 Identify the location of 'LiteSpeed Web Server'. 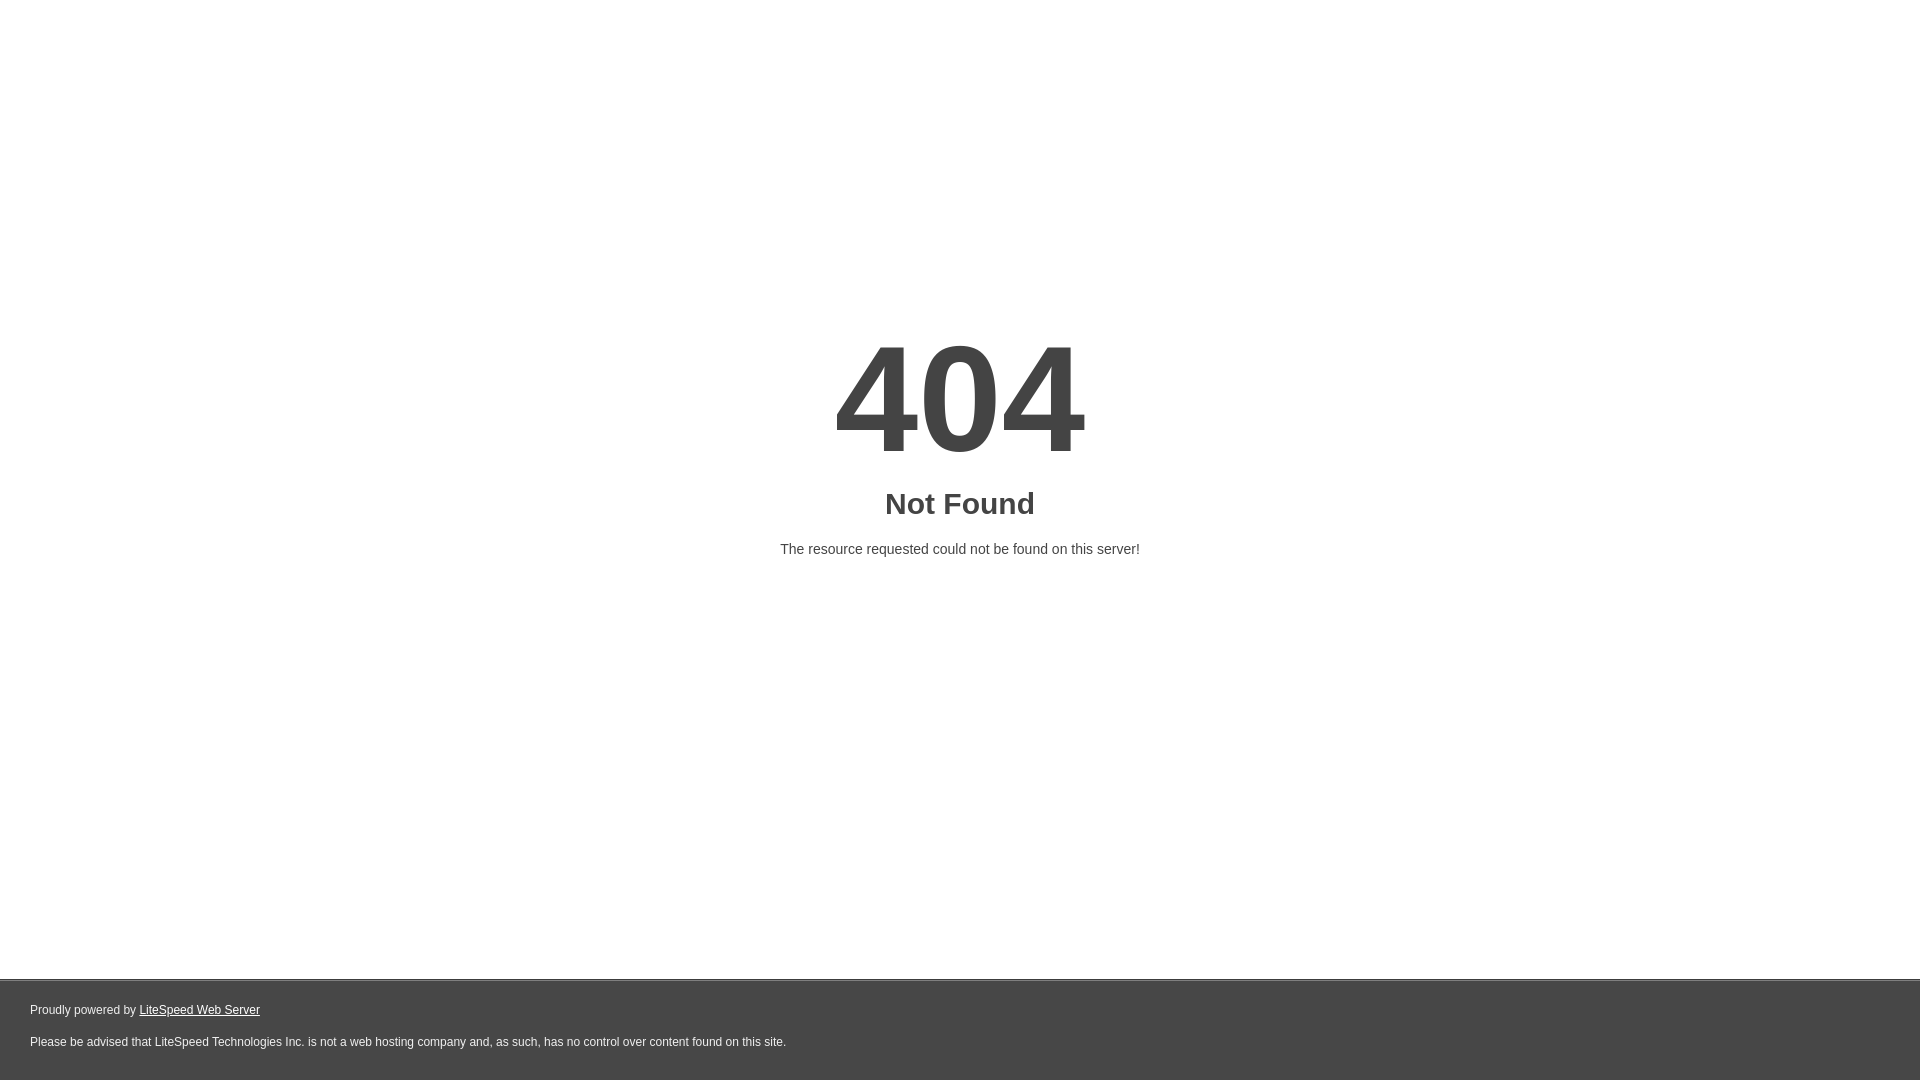
(199, 1010).